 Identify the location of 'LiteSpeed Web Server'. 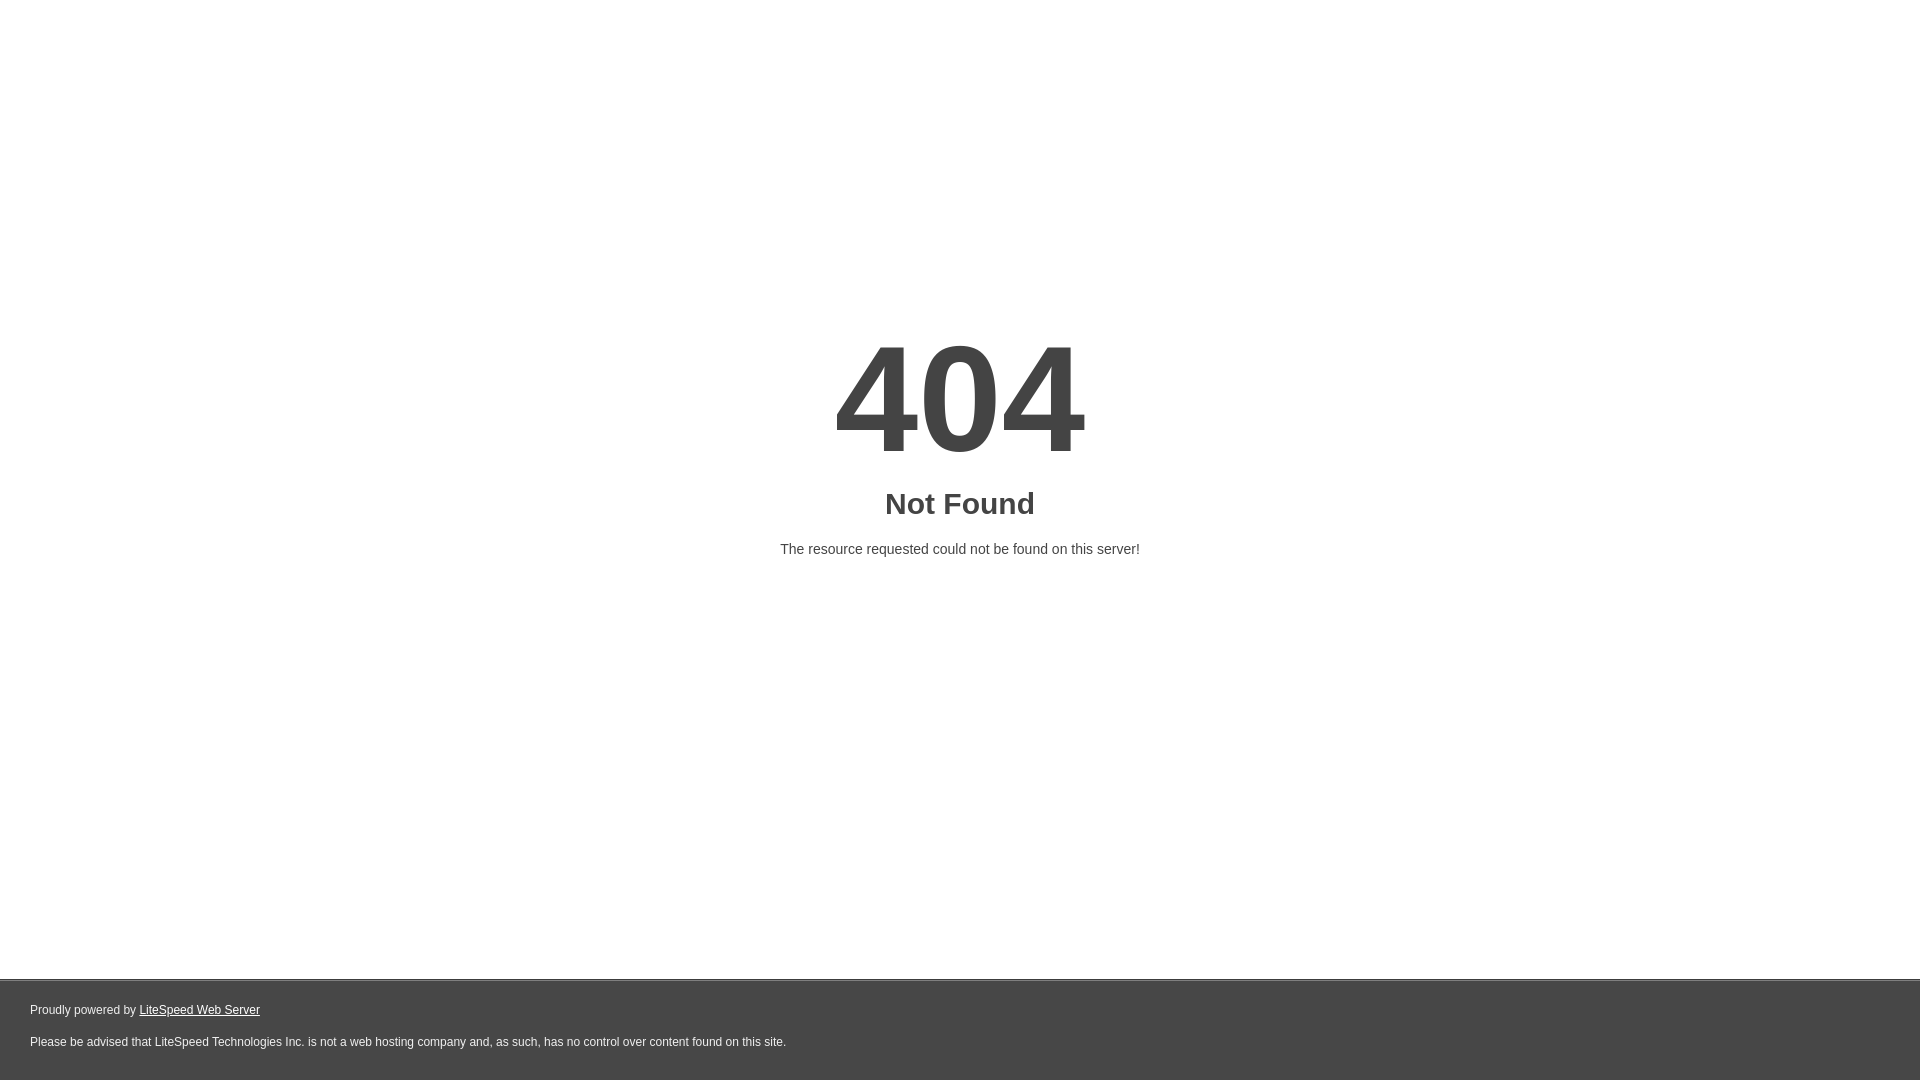
(199, 1010).